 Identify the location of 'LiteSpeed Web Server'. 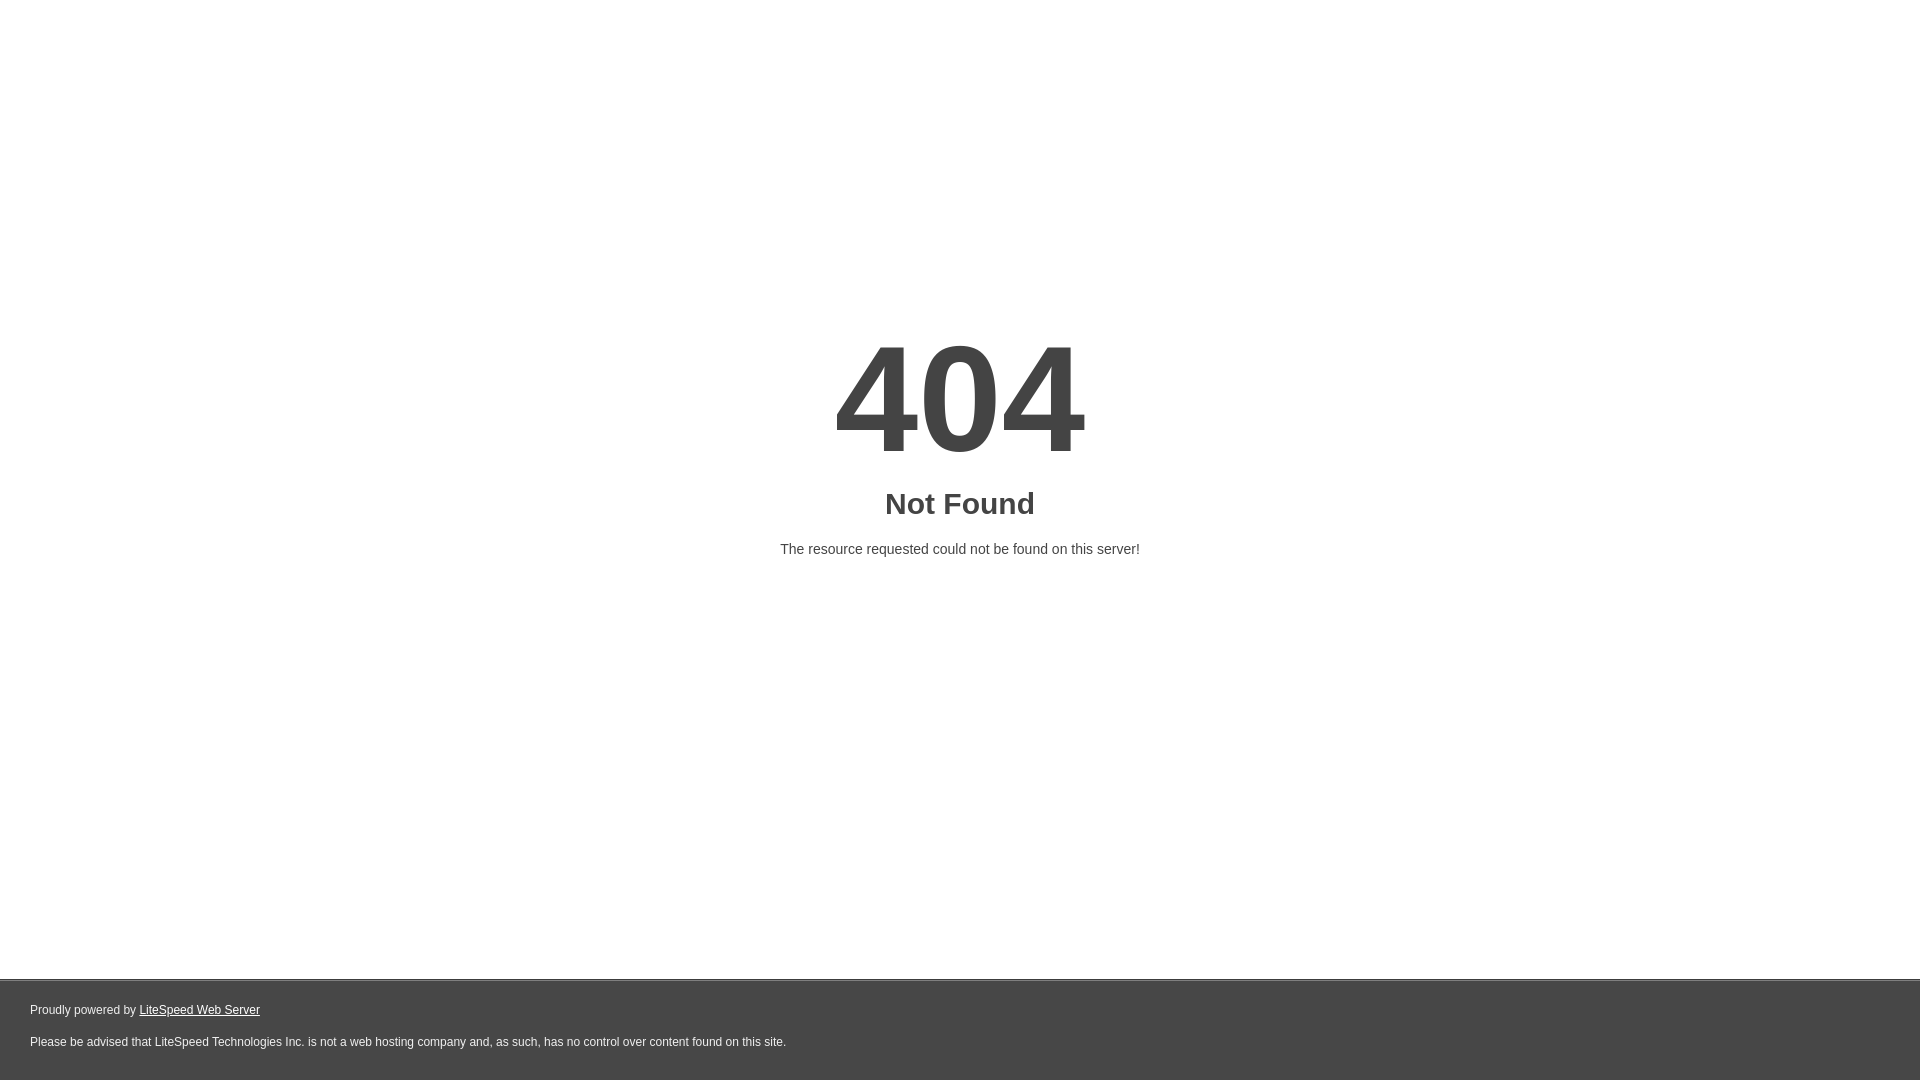
(199, 1010).